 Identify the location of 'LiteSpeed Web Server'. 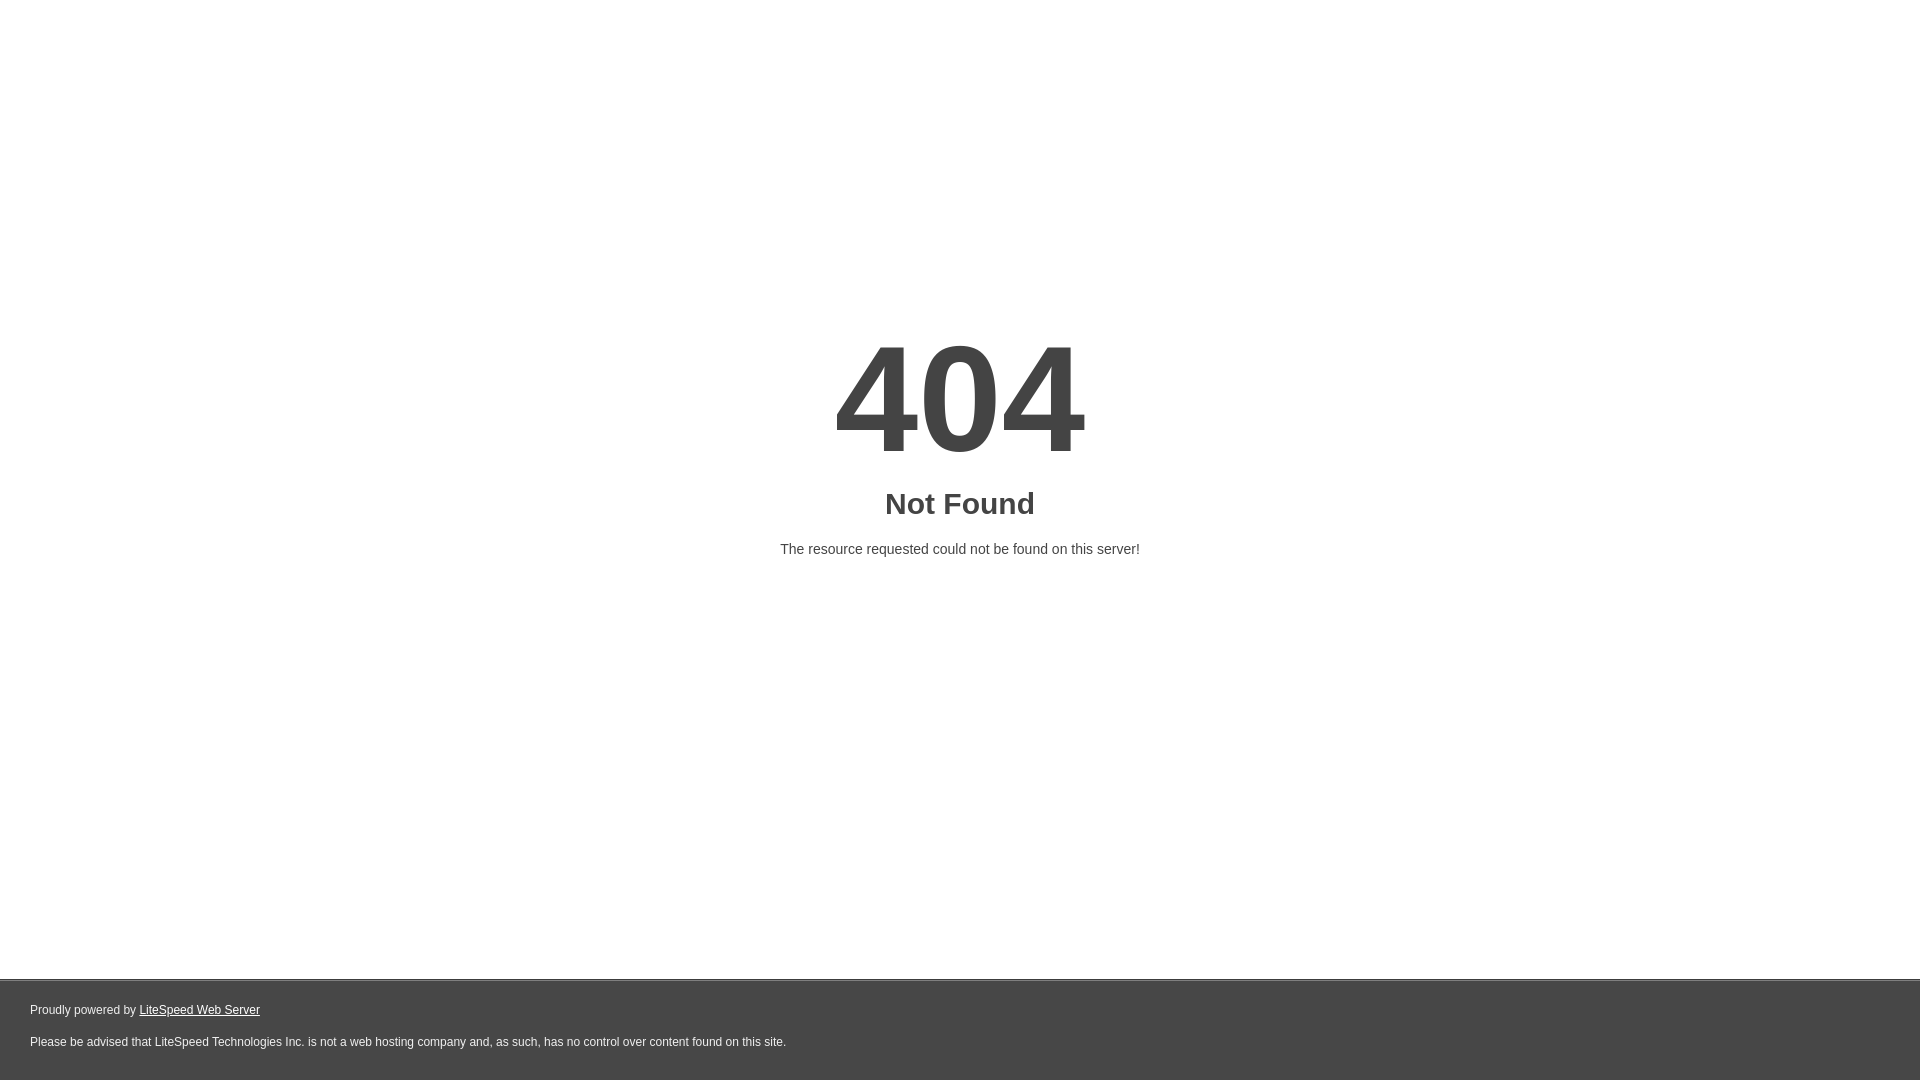
(199, 1010).